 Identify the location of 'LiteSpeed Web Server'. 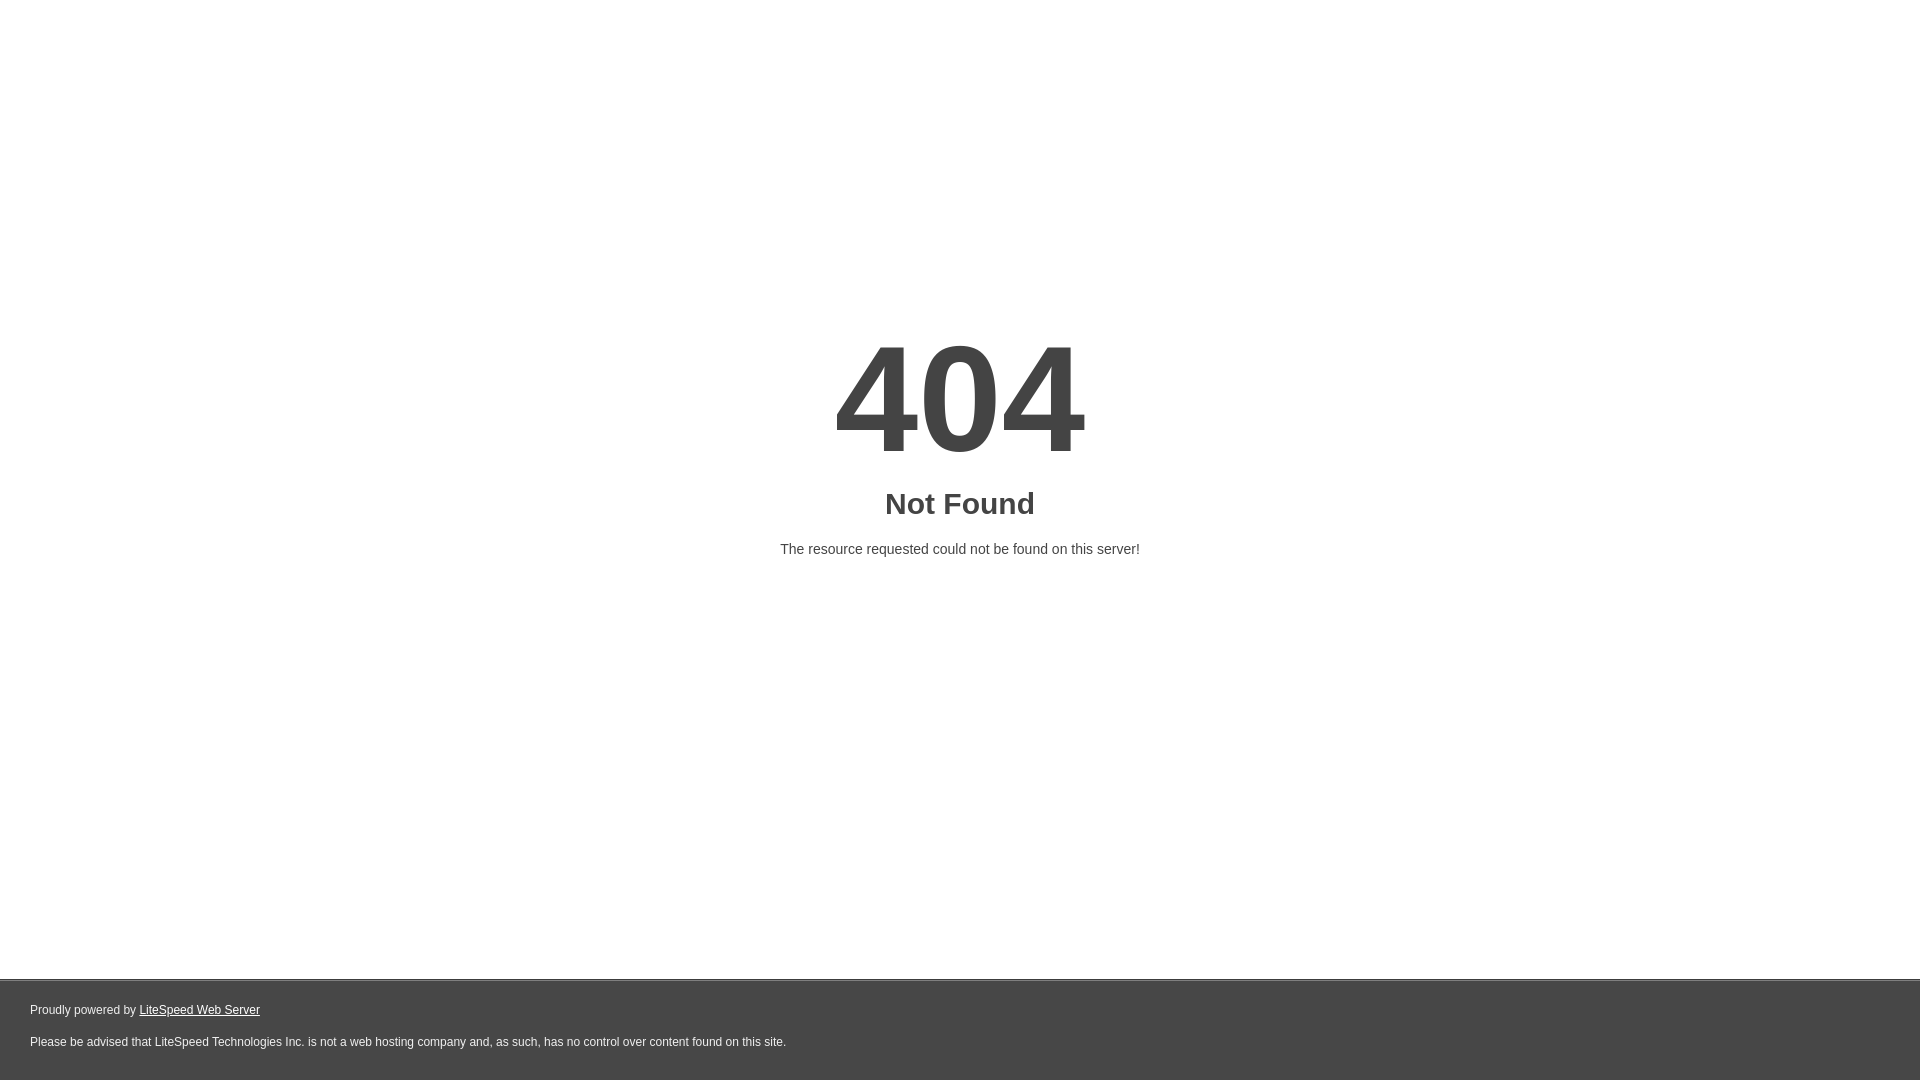
(199, 1010).